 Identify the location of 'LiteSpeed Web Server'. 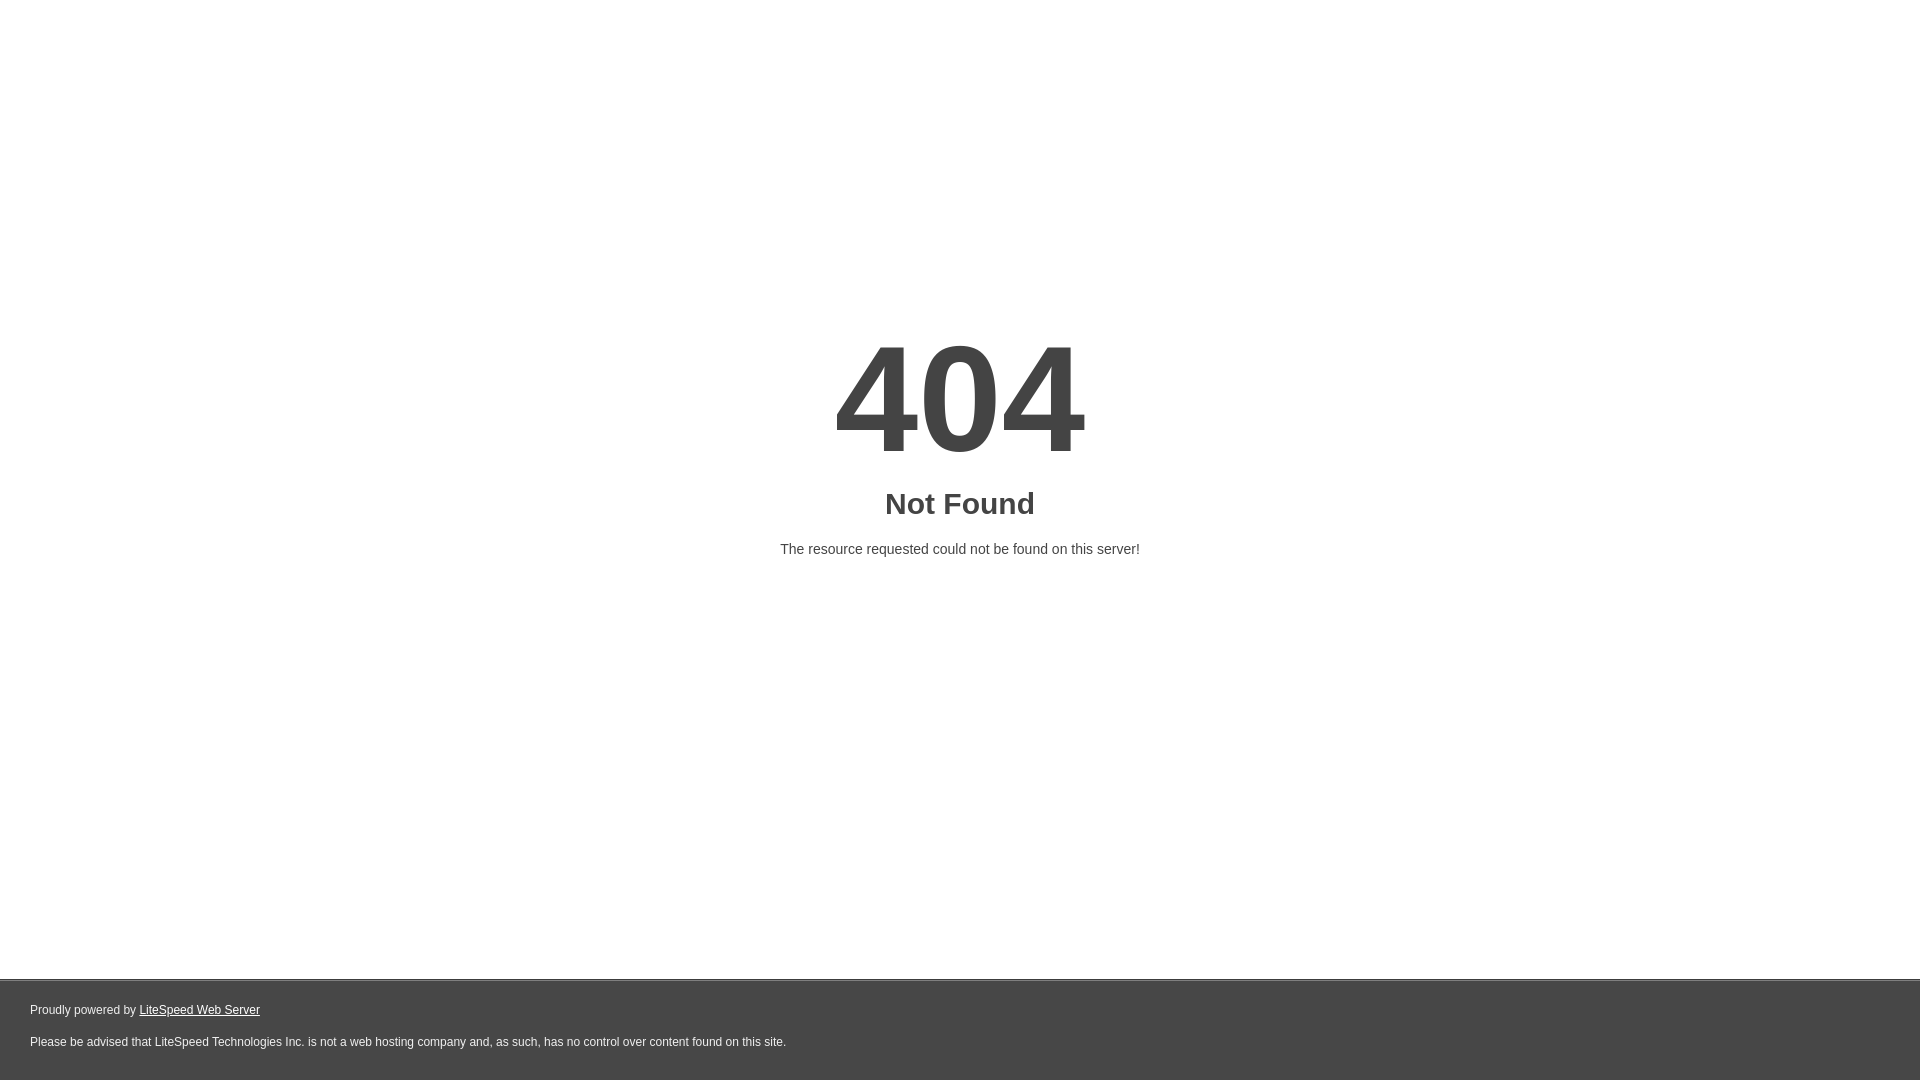
(199, 1010).